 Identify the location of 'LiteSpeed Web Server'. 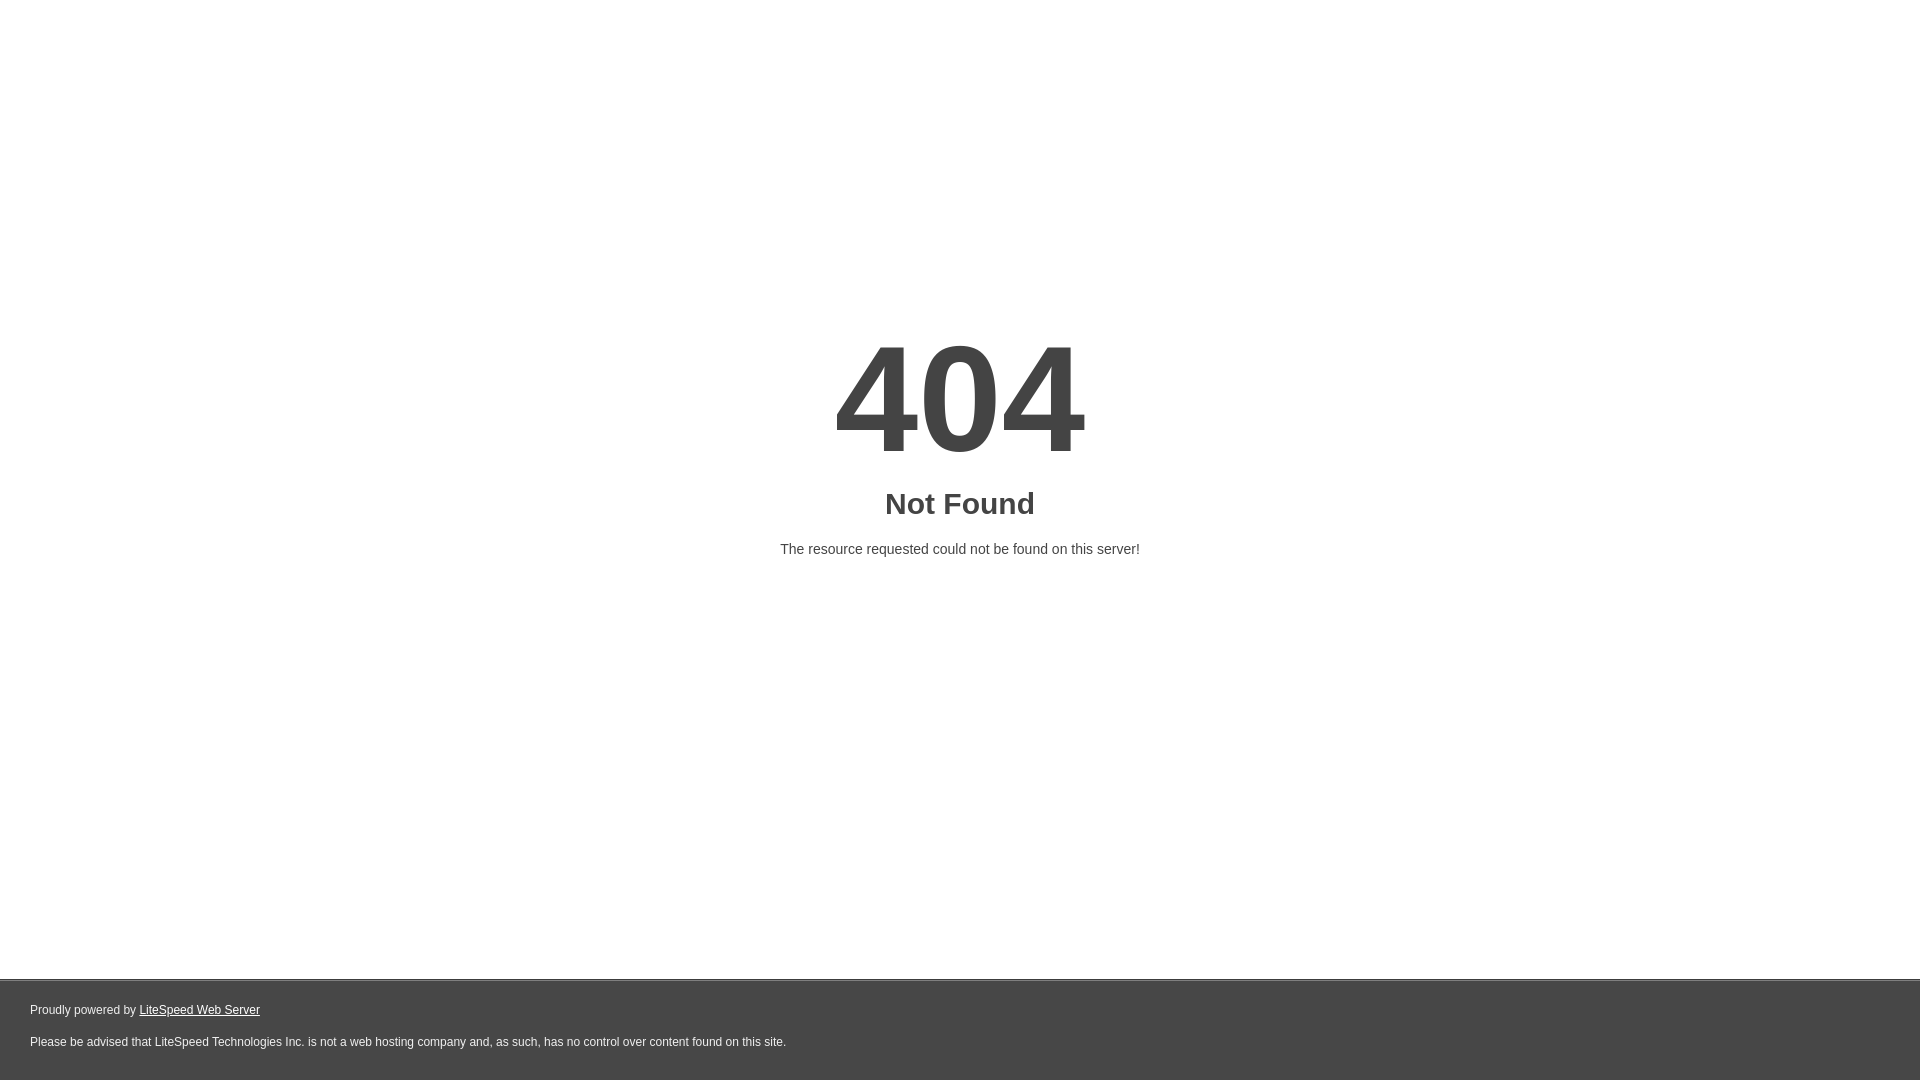
(199, 1010).